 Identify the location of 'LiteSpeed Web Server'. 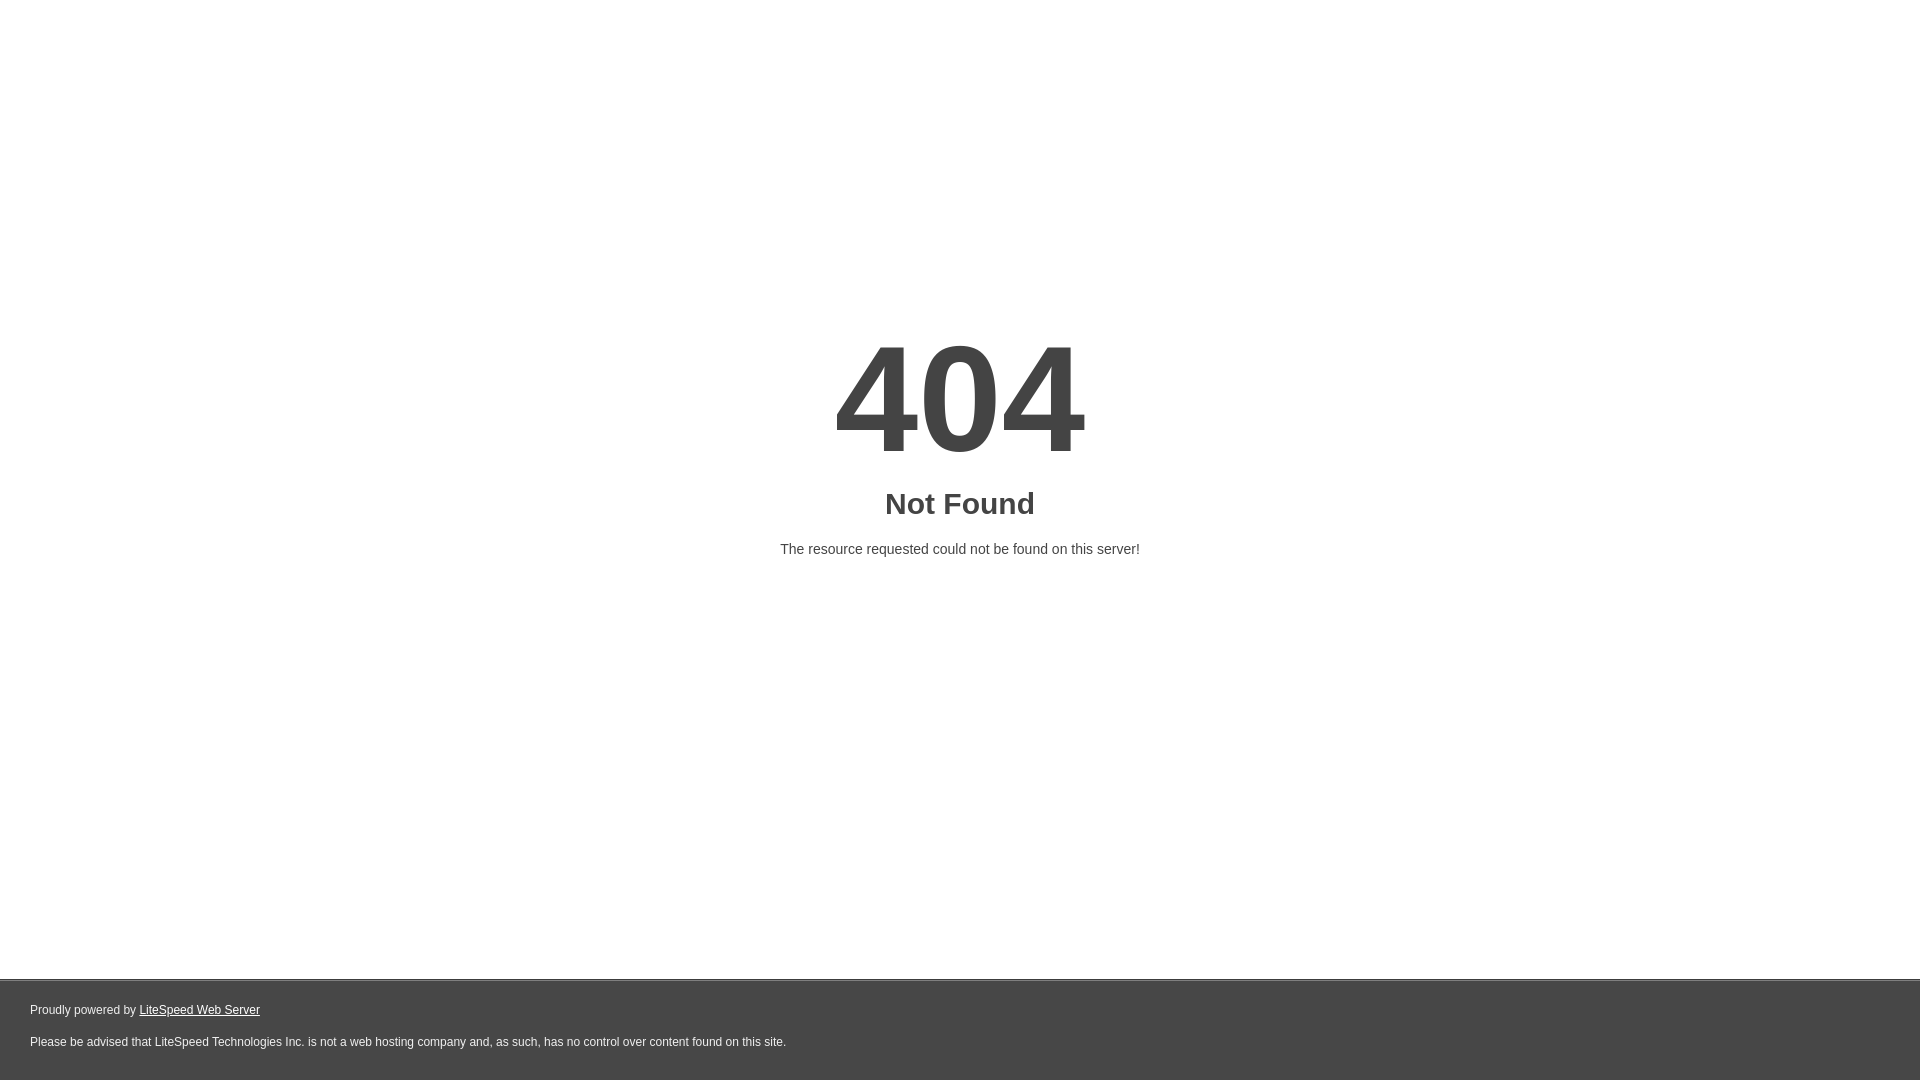
(199, 1010).